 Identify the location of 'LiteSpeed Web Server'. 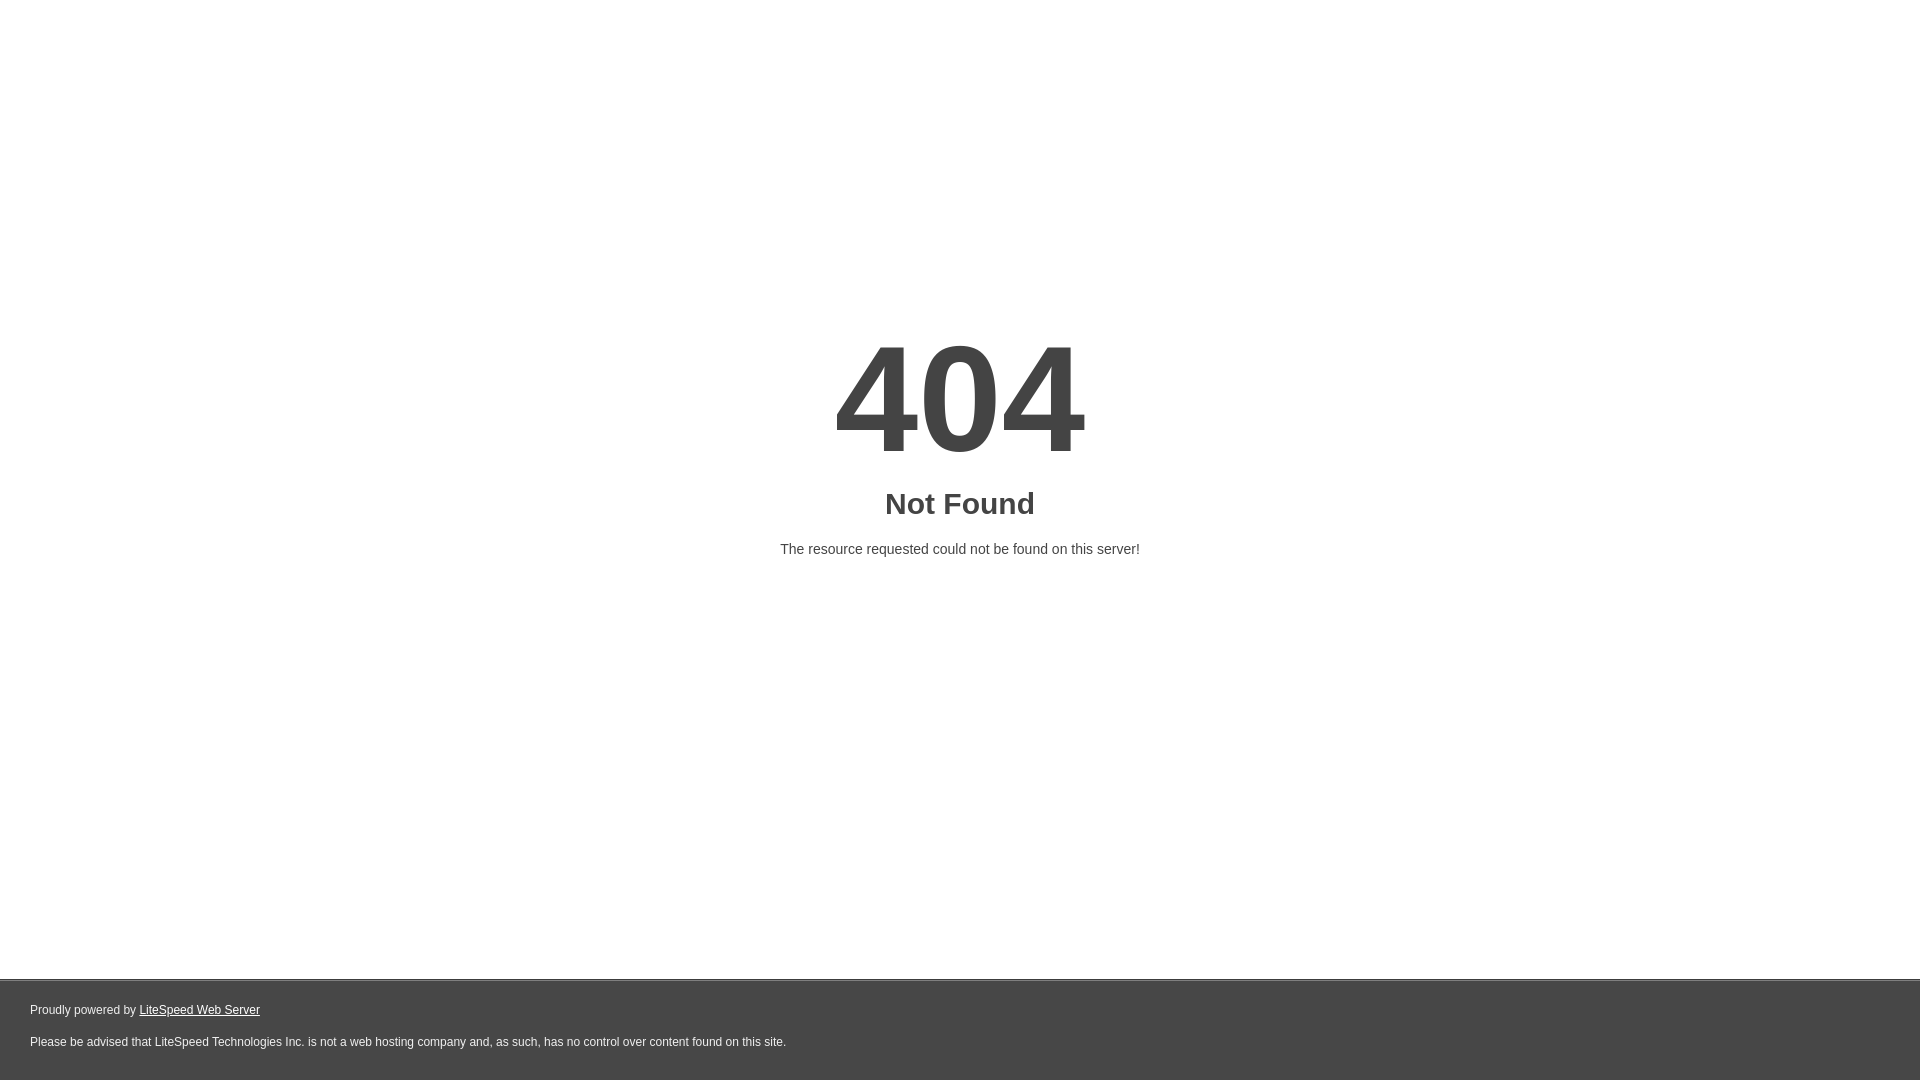
(199, 1010).